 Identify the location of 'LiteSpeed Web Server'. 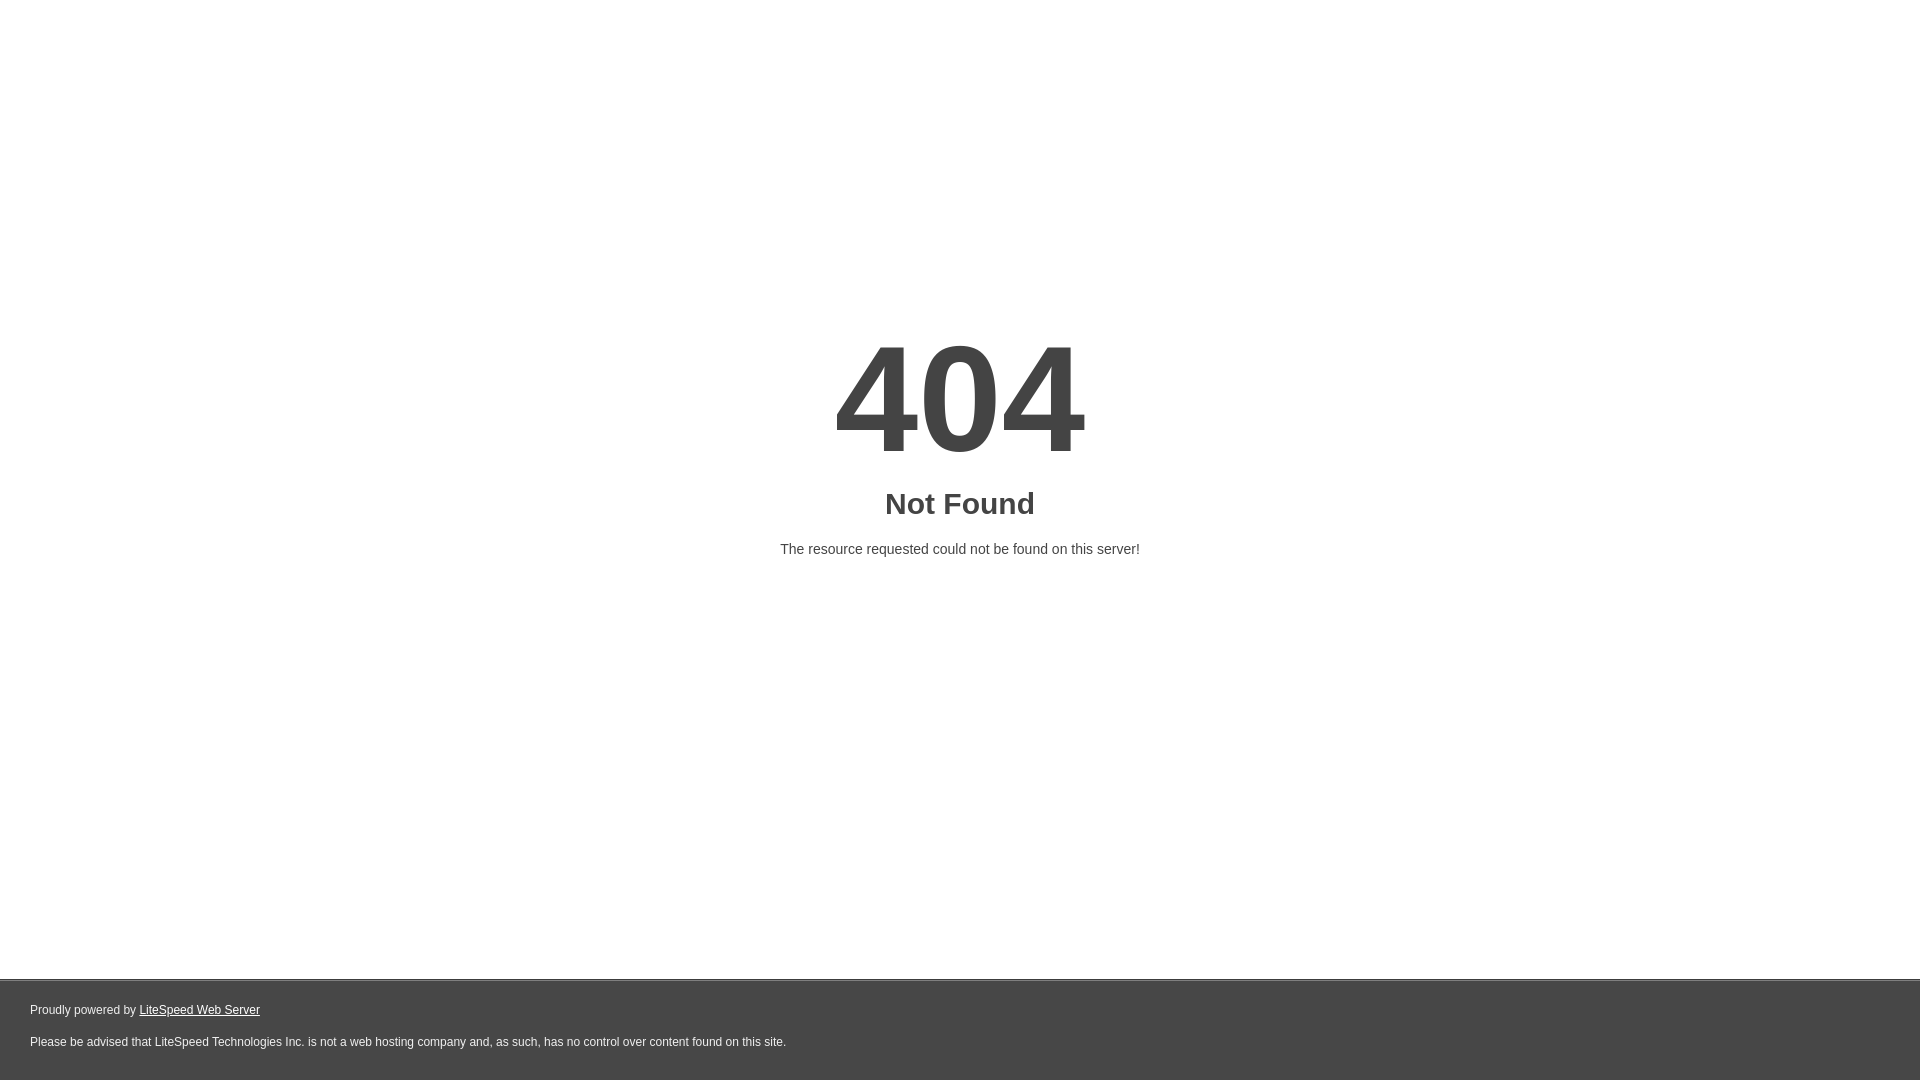
(199, 1010).